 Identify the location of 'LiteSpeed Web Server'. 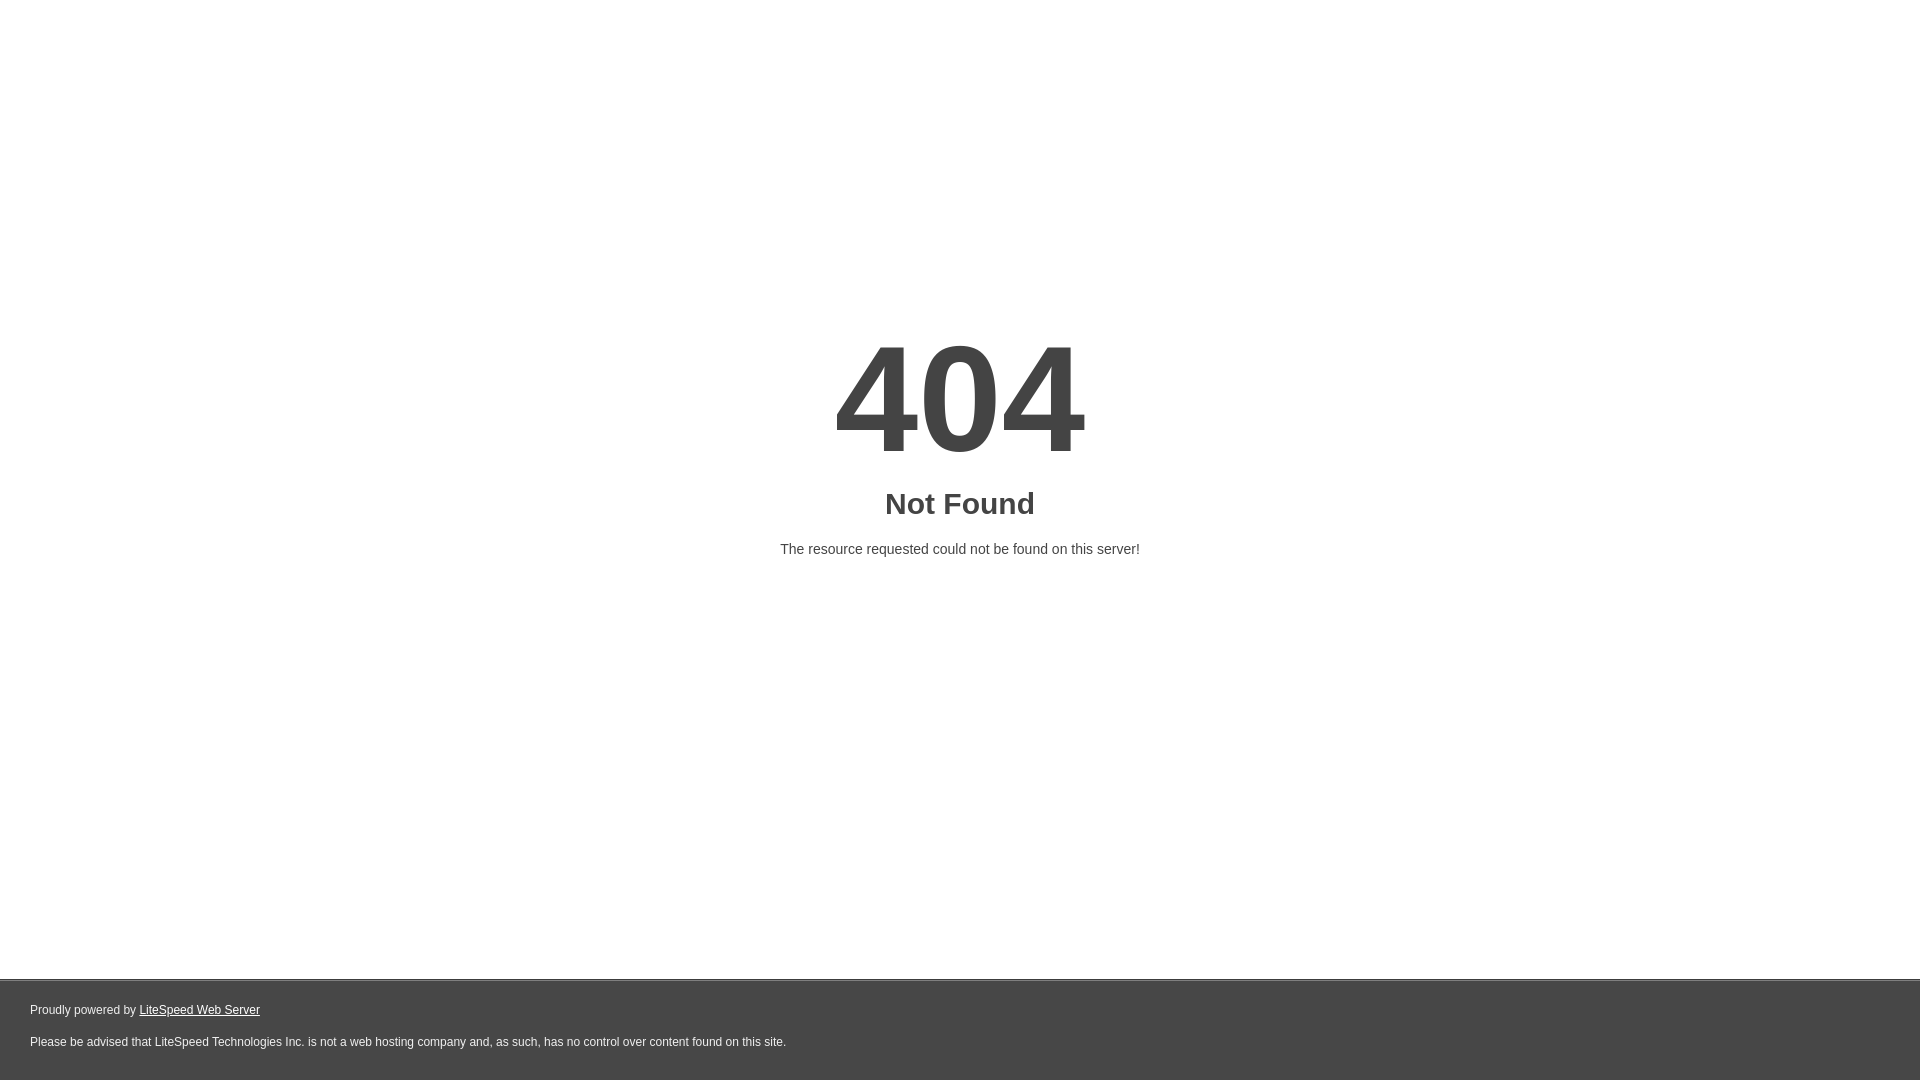
(199, 1010).